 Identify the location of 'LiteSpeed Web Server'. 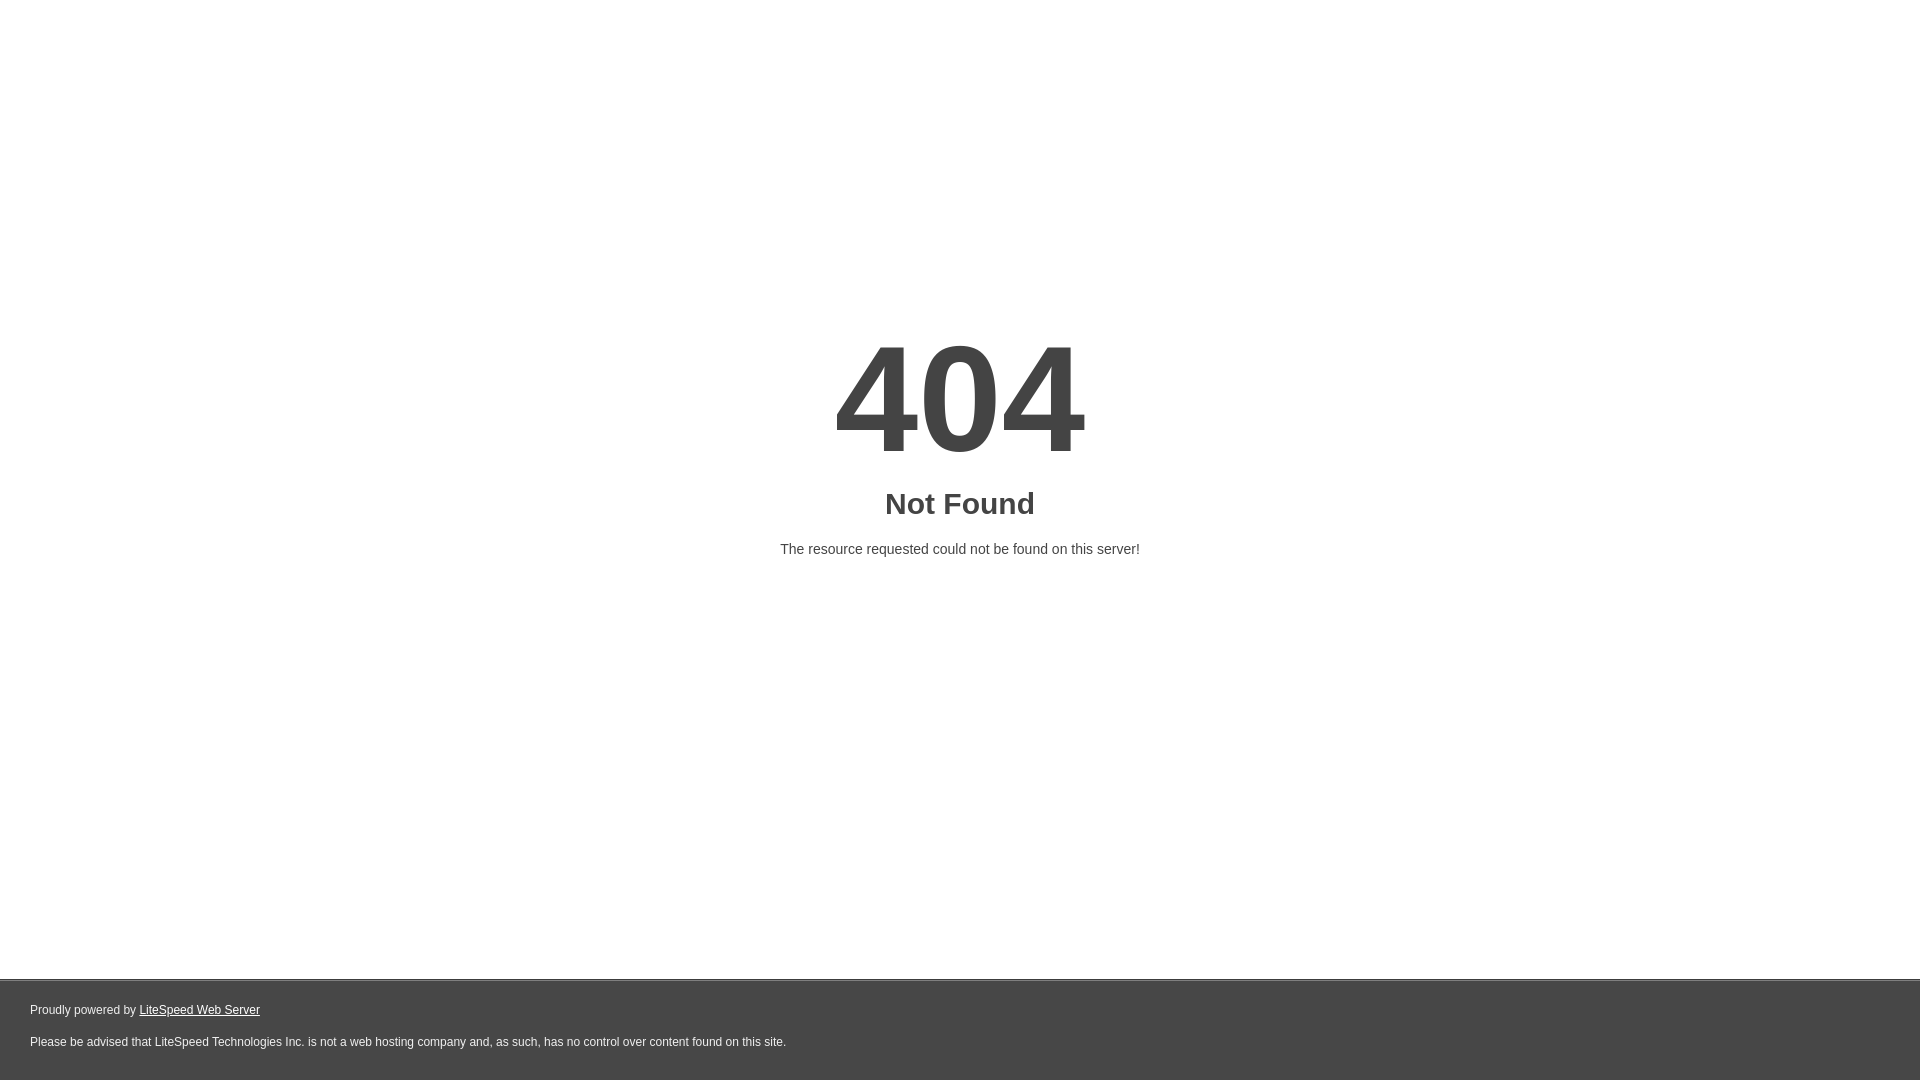
(199, 1010).